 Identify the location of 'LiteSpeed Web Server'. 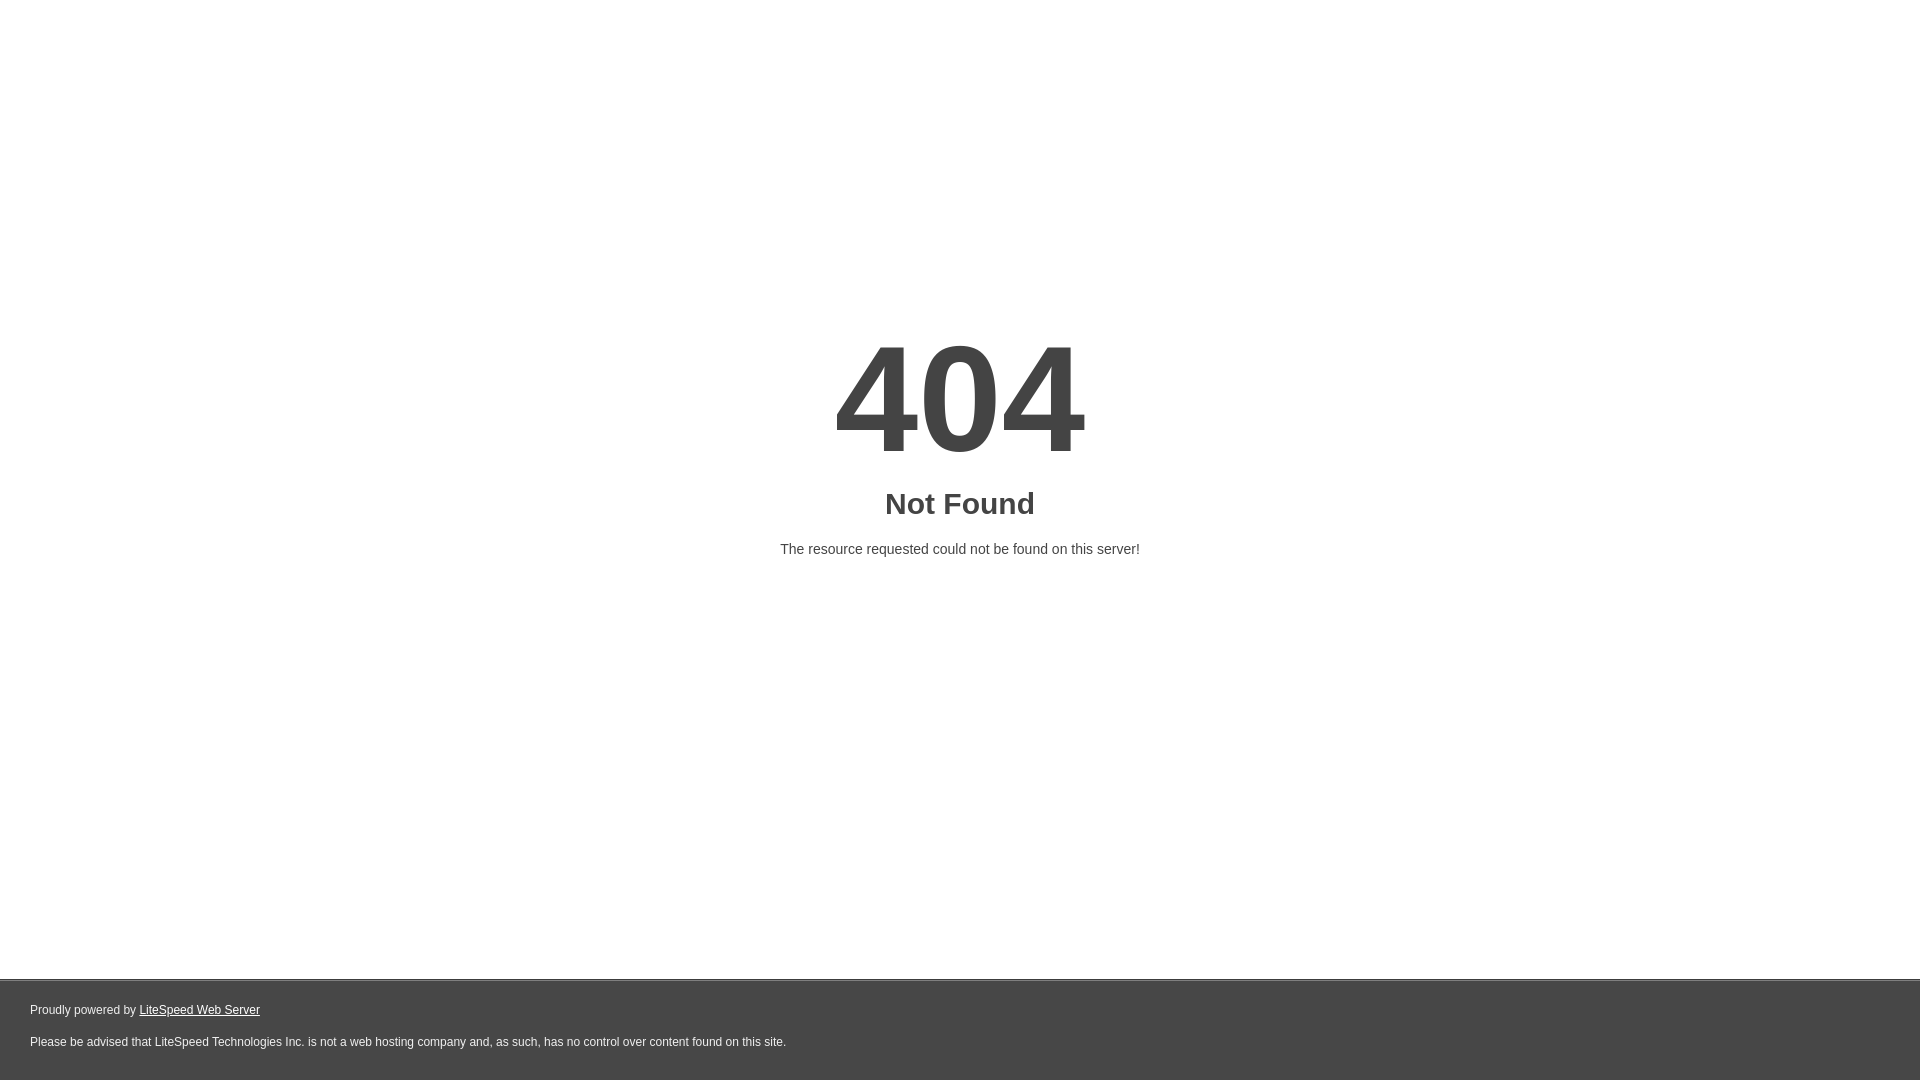
(199, 1010).